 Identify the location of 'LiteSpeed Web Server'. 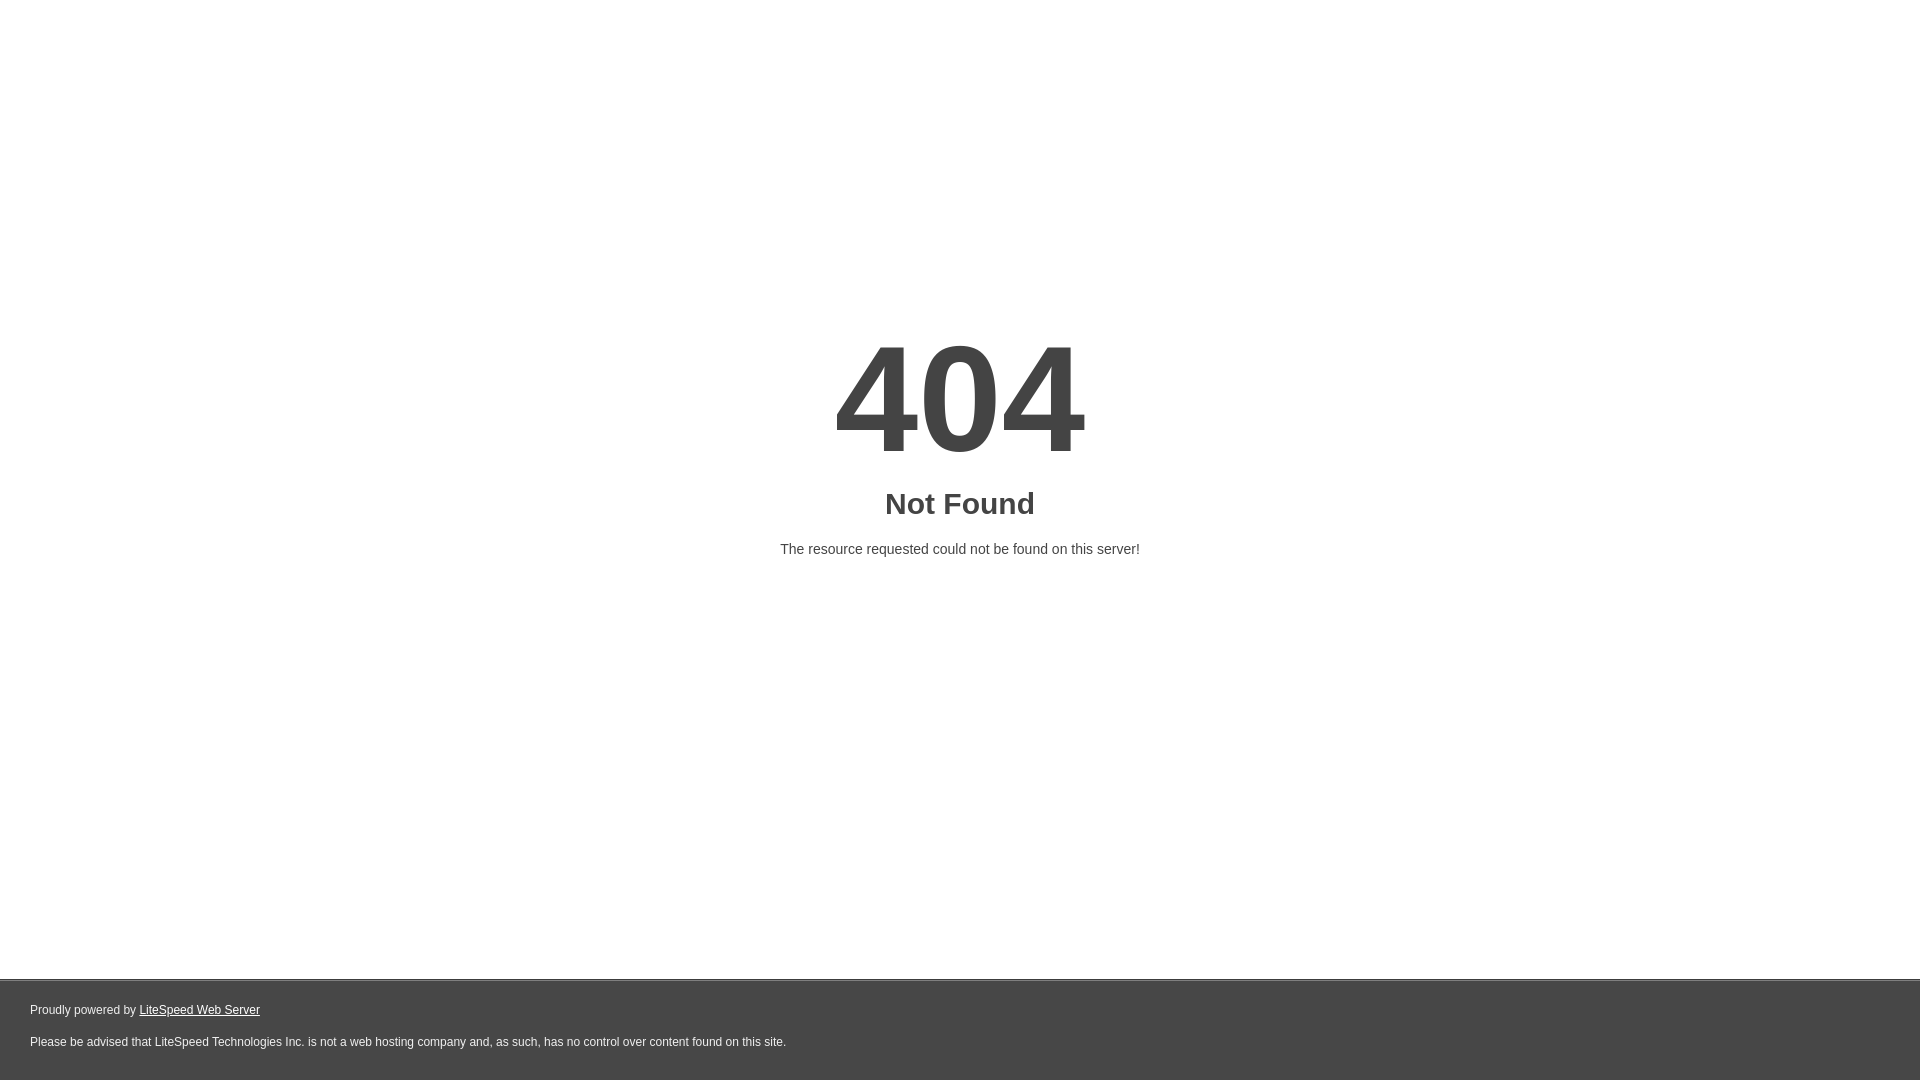
(199, 1010).